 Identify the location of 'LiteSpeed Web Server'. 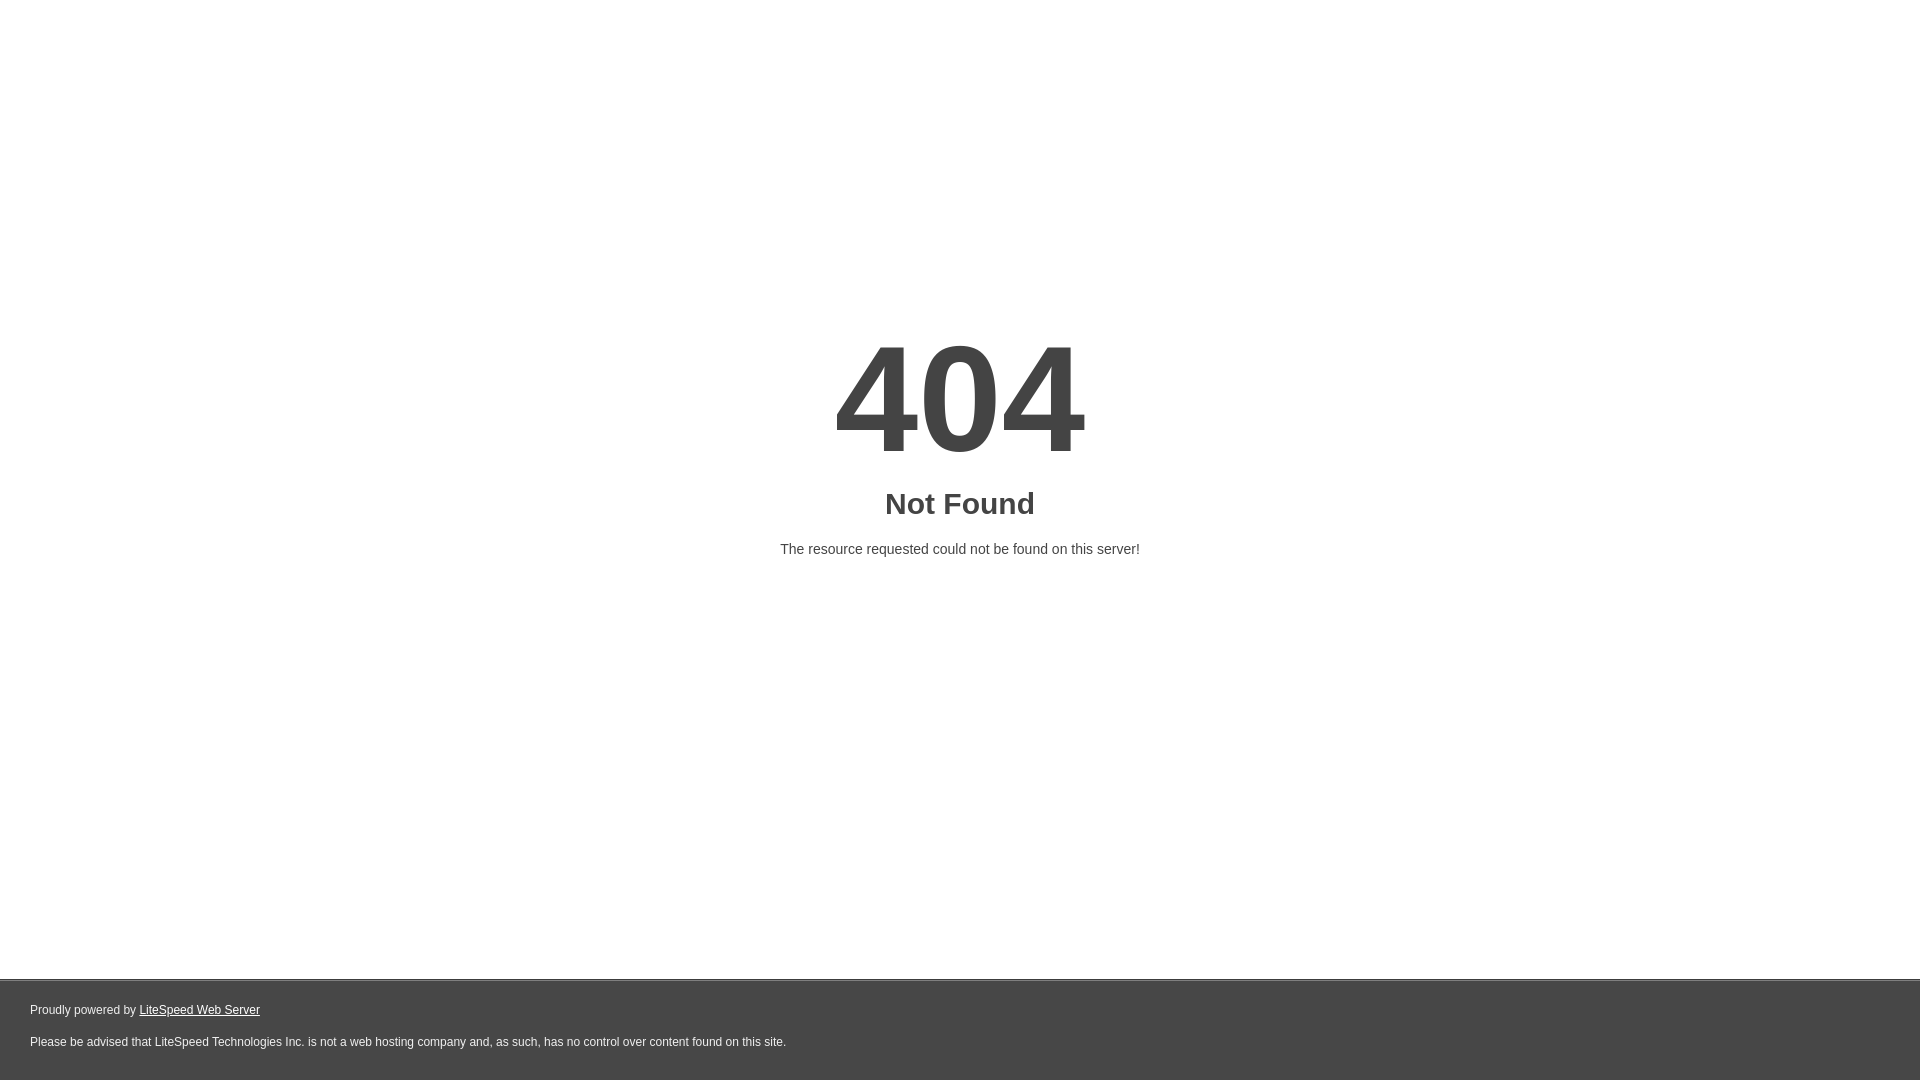
(199, 1010).